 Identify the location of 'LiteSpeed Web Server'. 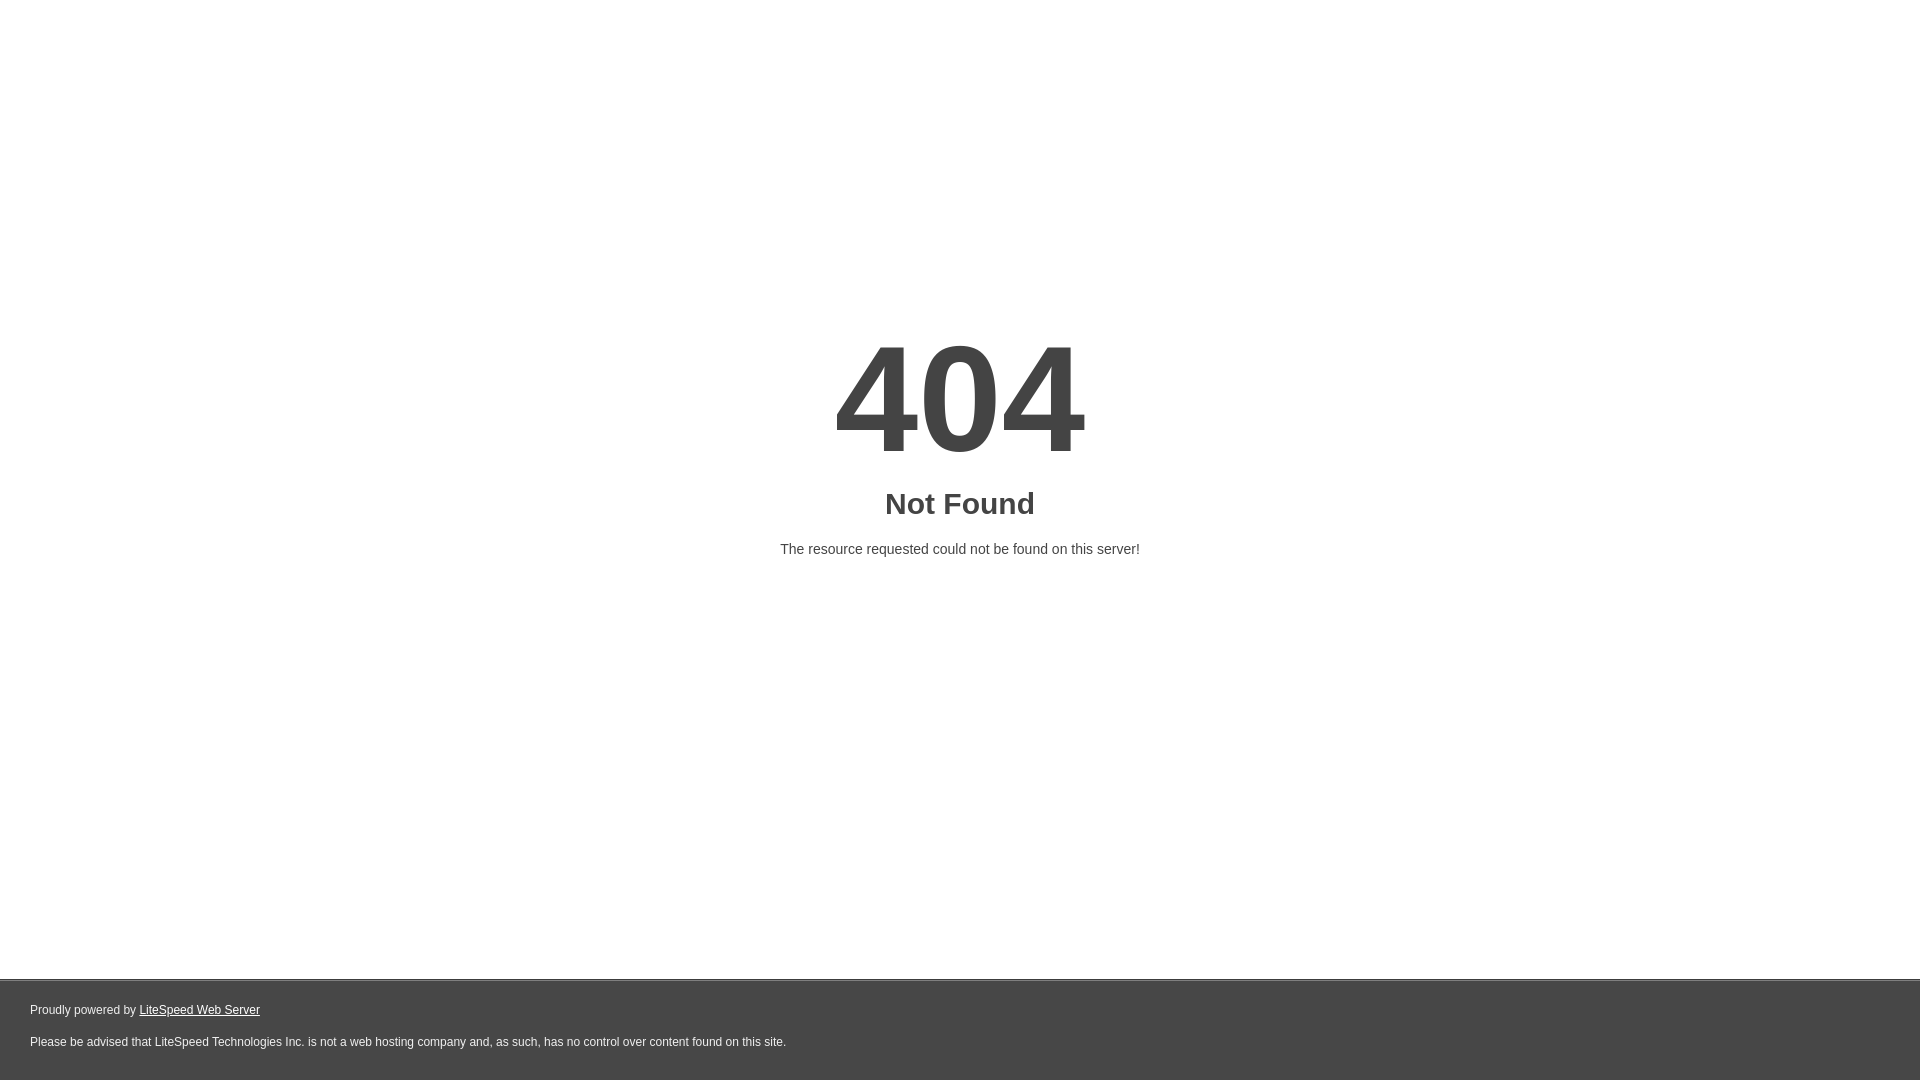
(199, 1010).